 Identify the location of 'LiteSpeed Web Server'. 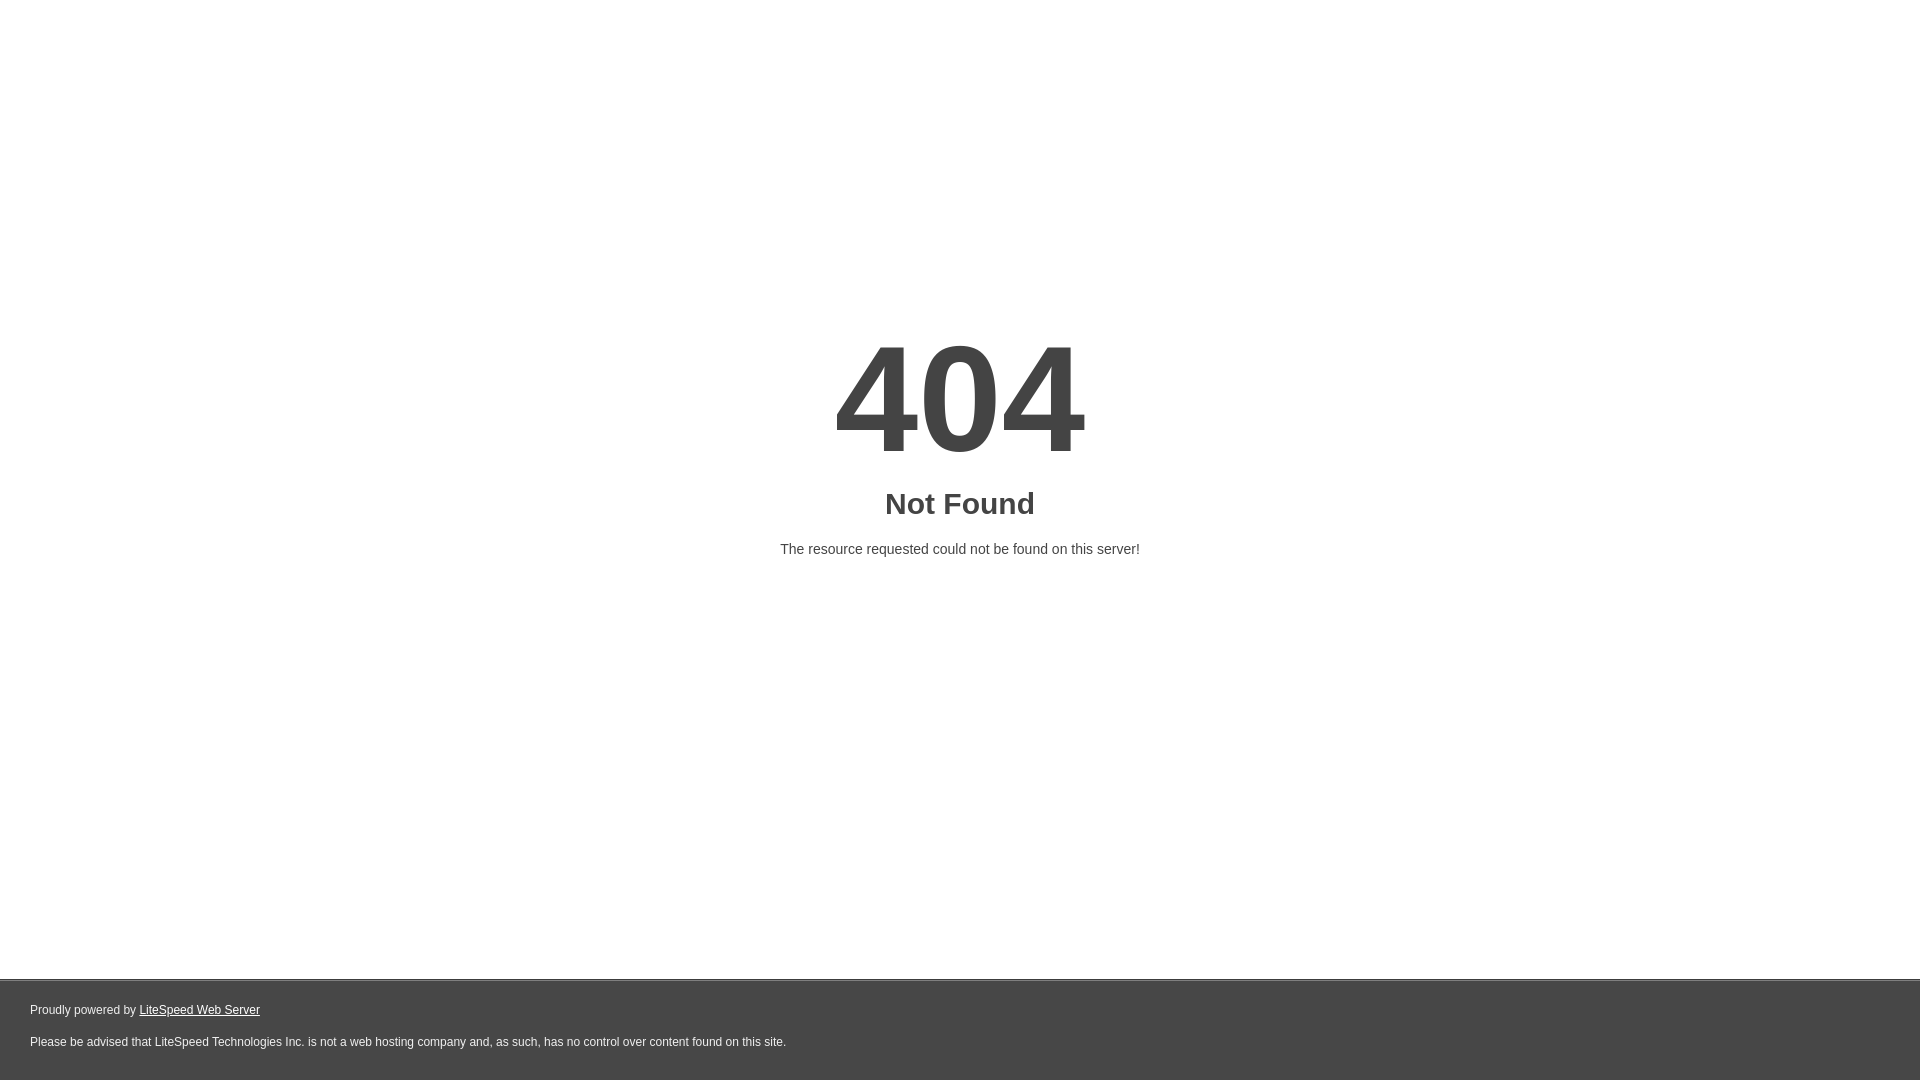
(199, 1010).